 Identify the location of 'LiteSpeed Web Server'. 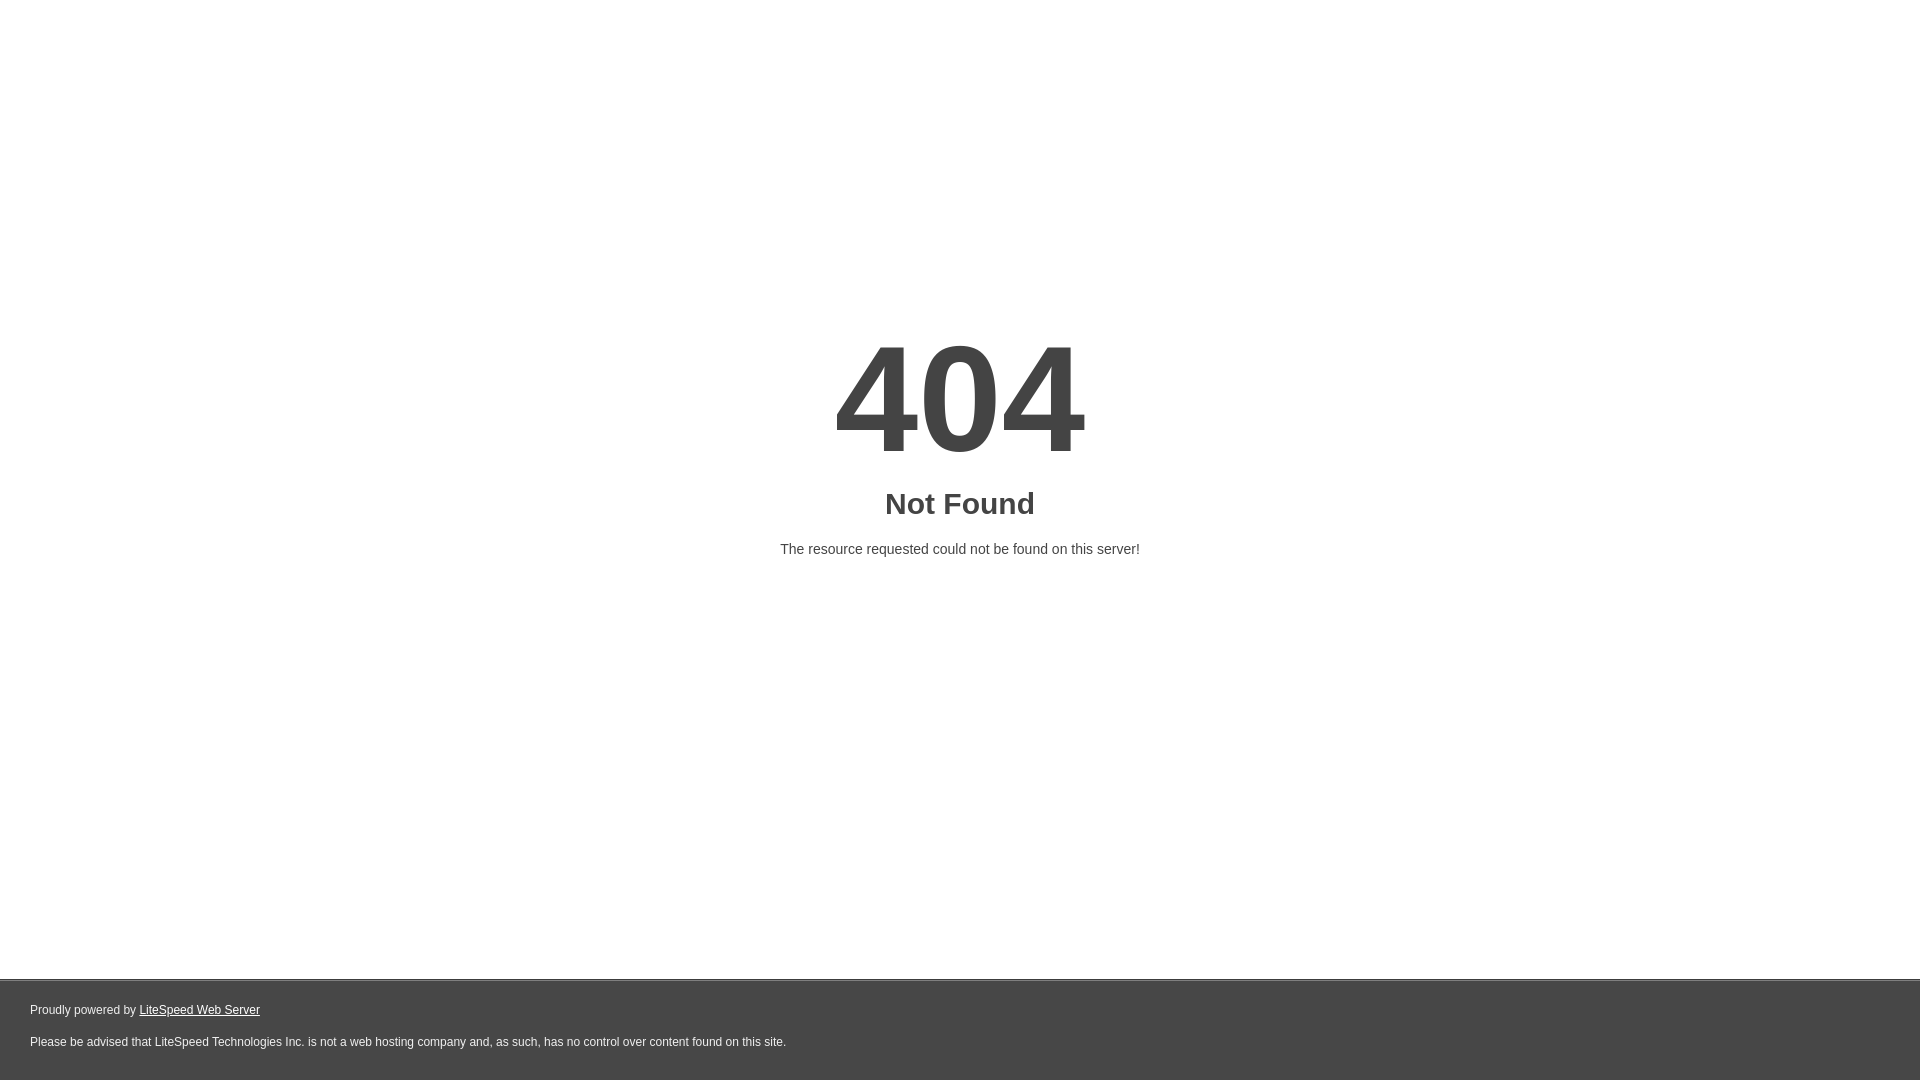
(199, 1010).